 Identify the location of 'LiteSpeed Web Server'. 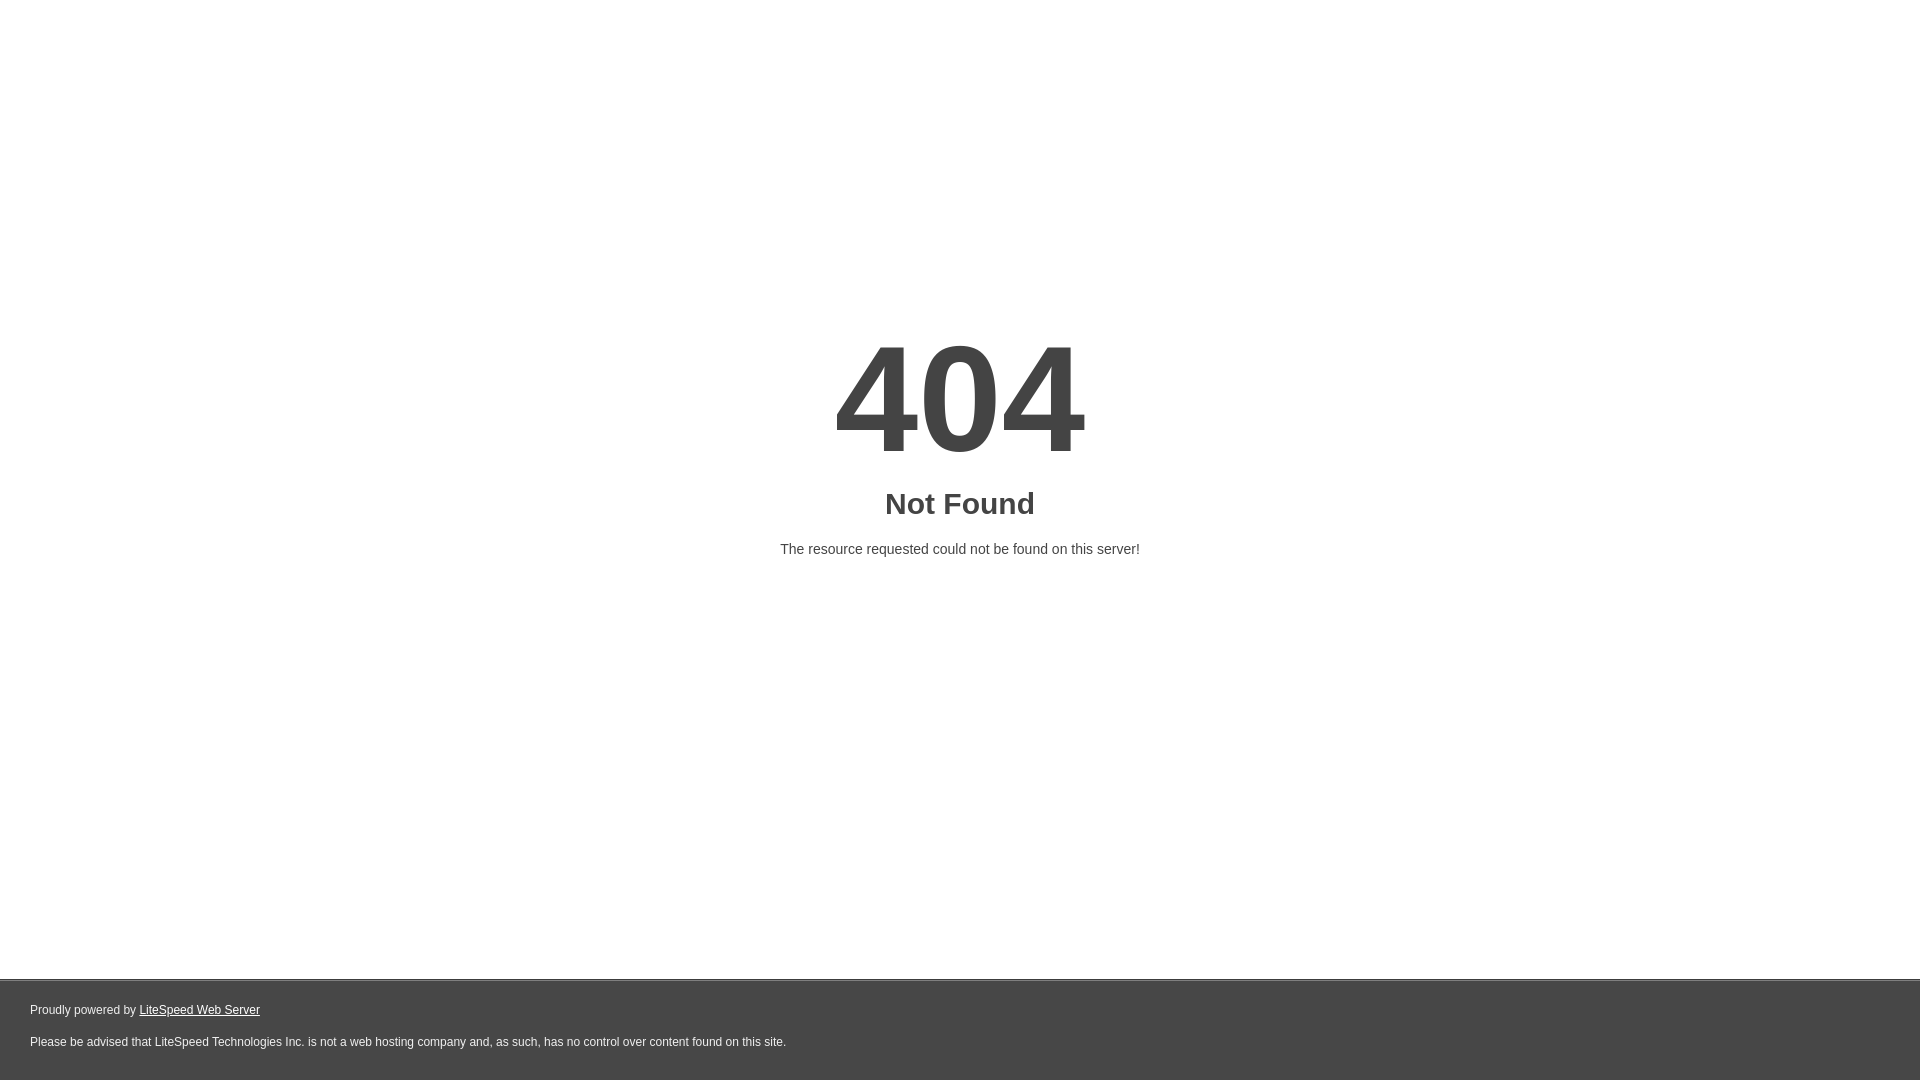
(199, 1010).